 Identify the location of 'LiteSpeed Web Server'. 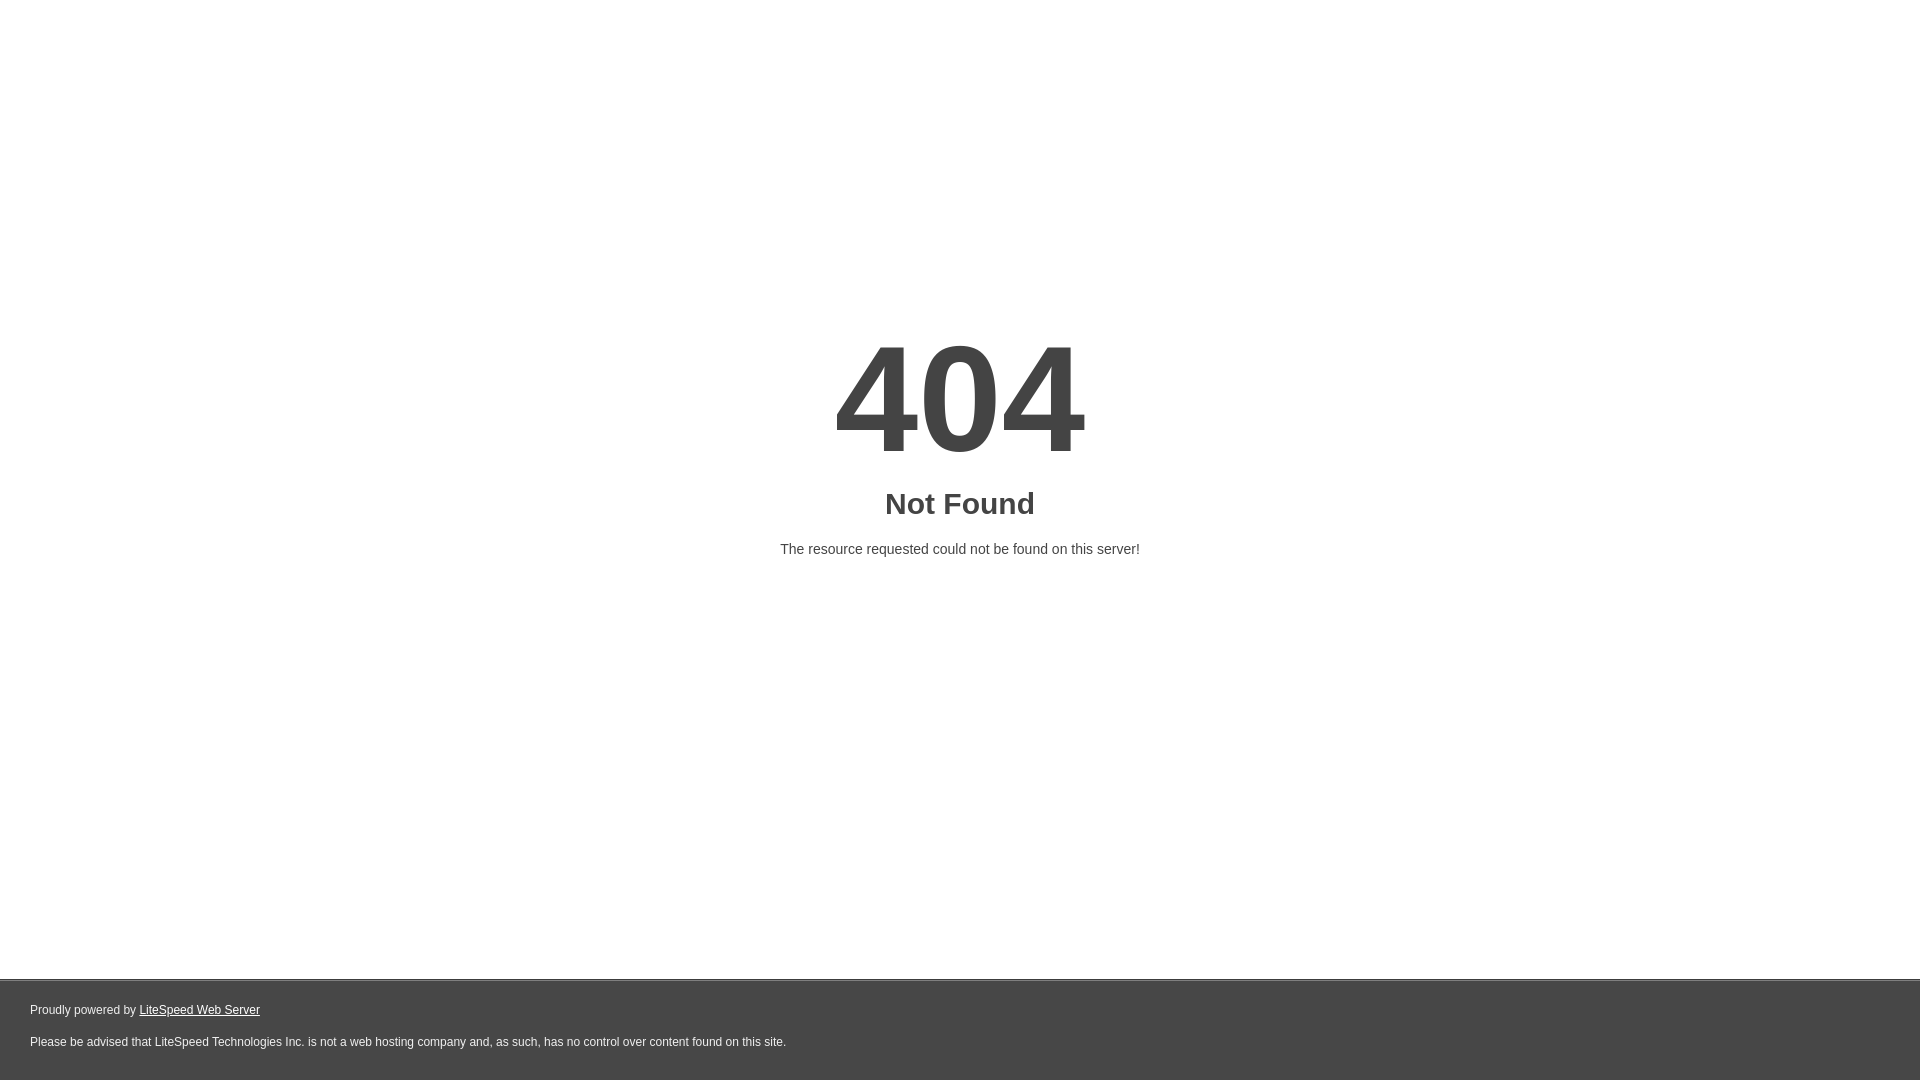
(199, 1010).